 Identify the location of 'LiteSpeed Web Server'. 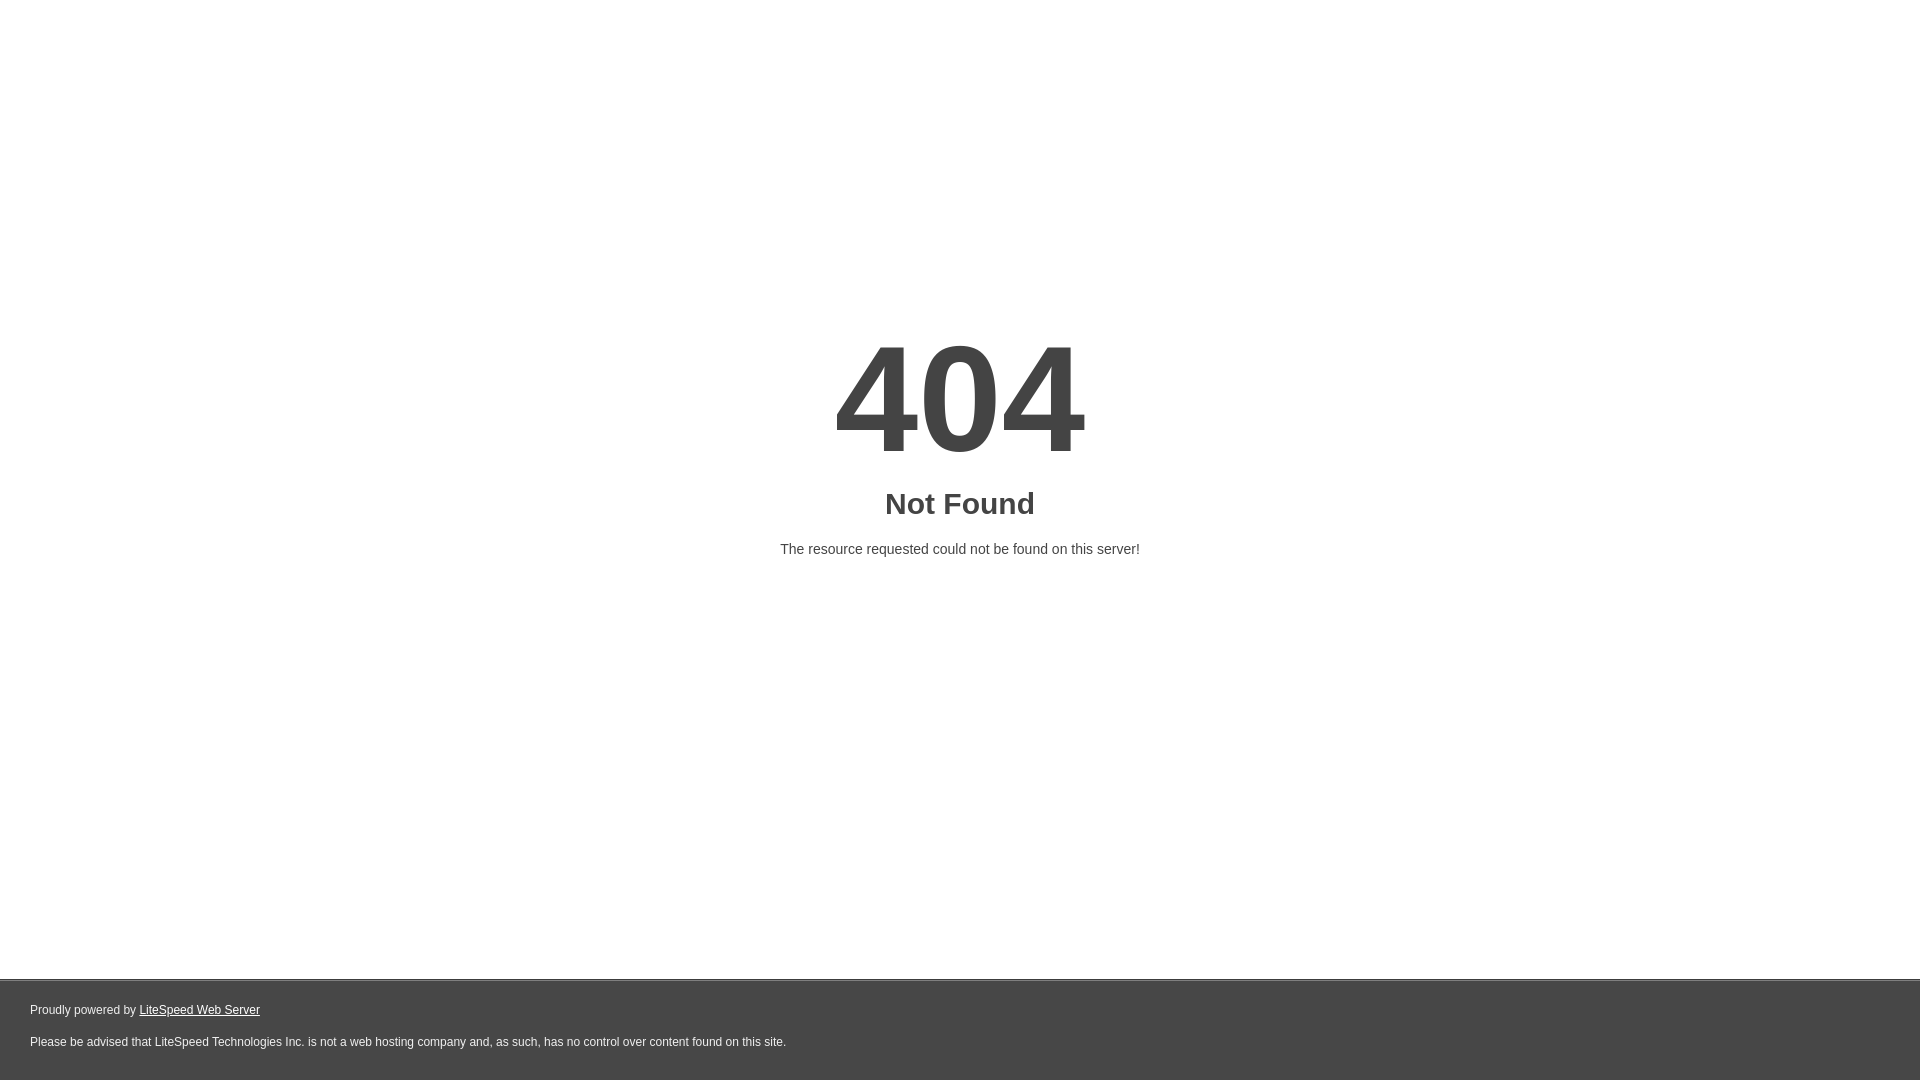
(199, 1010).